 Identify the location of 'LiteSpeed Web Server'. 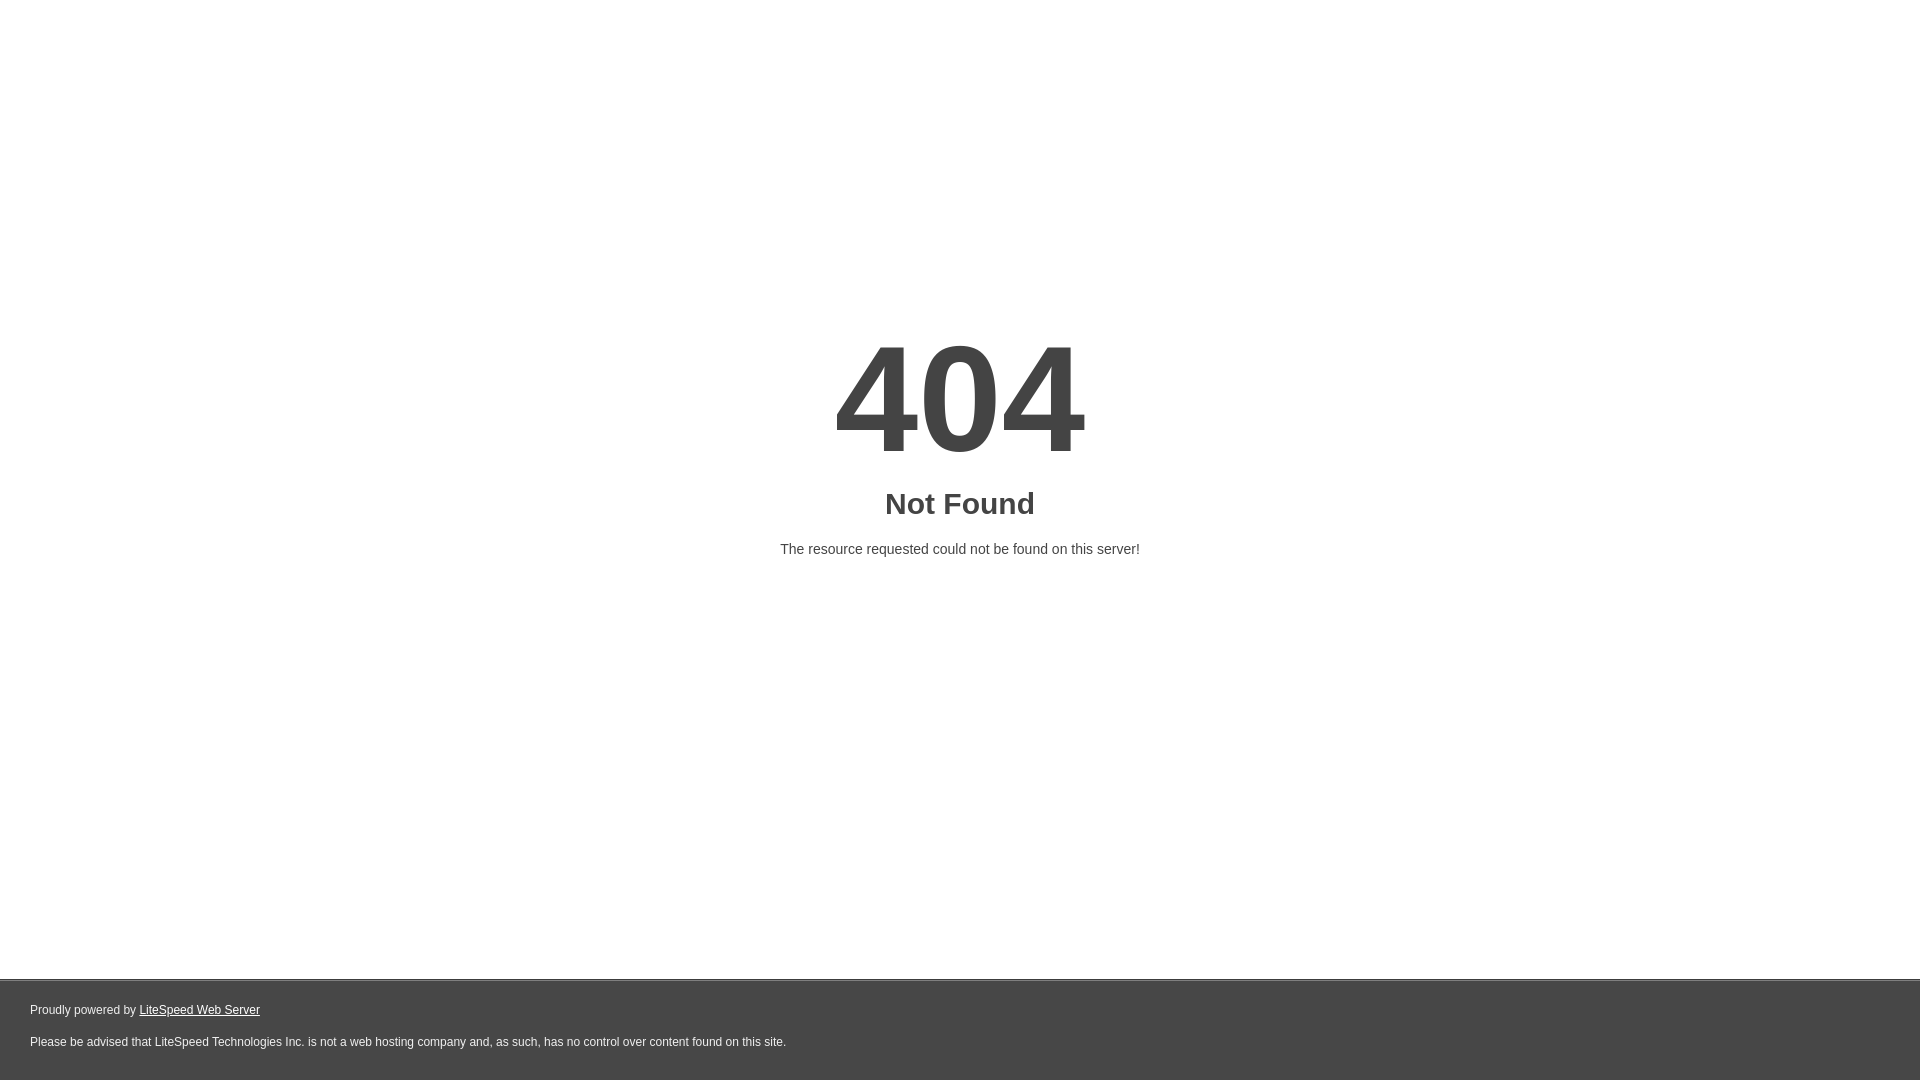
(199, 1010).